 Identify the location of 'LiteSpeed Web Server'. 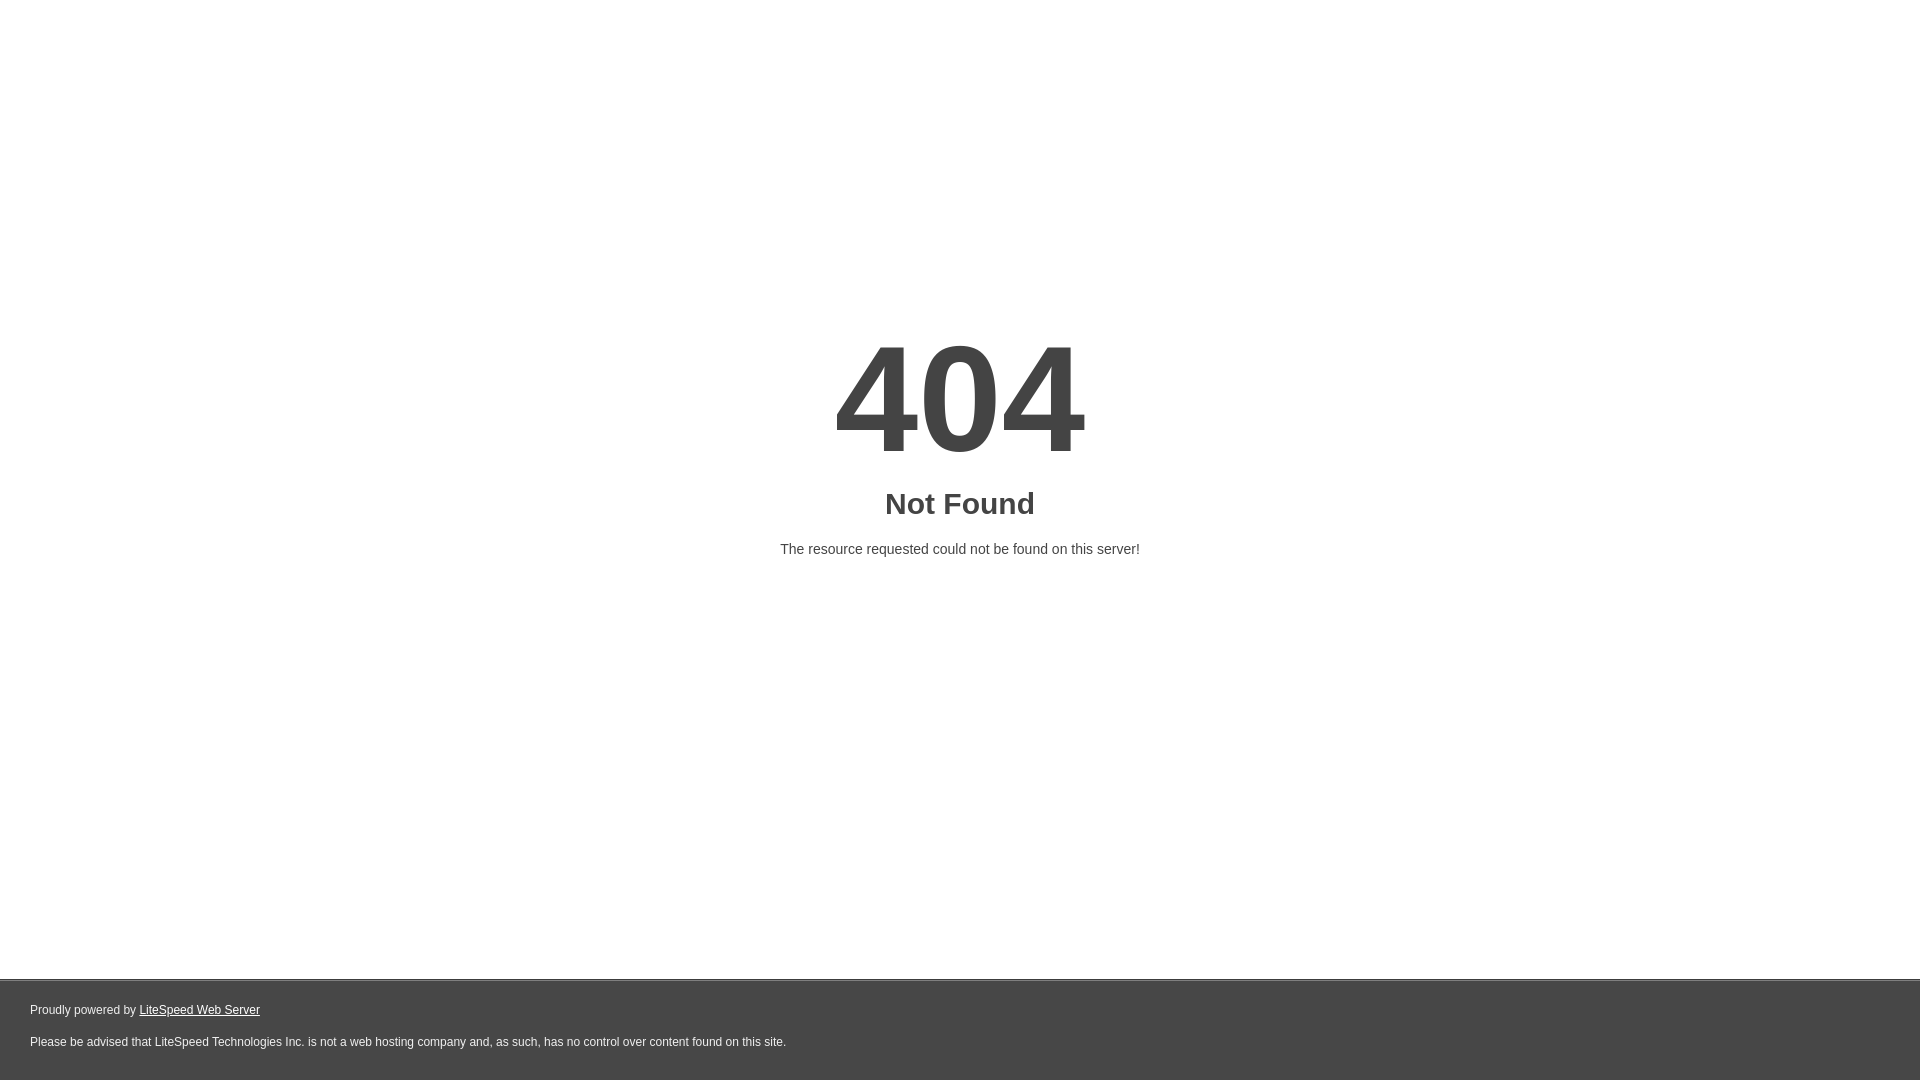
(199, 1010).